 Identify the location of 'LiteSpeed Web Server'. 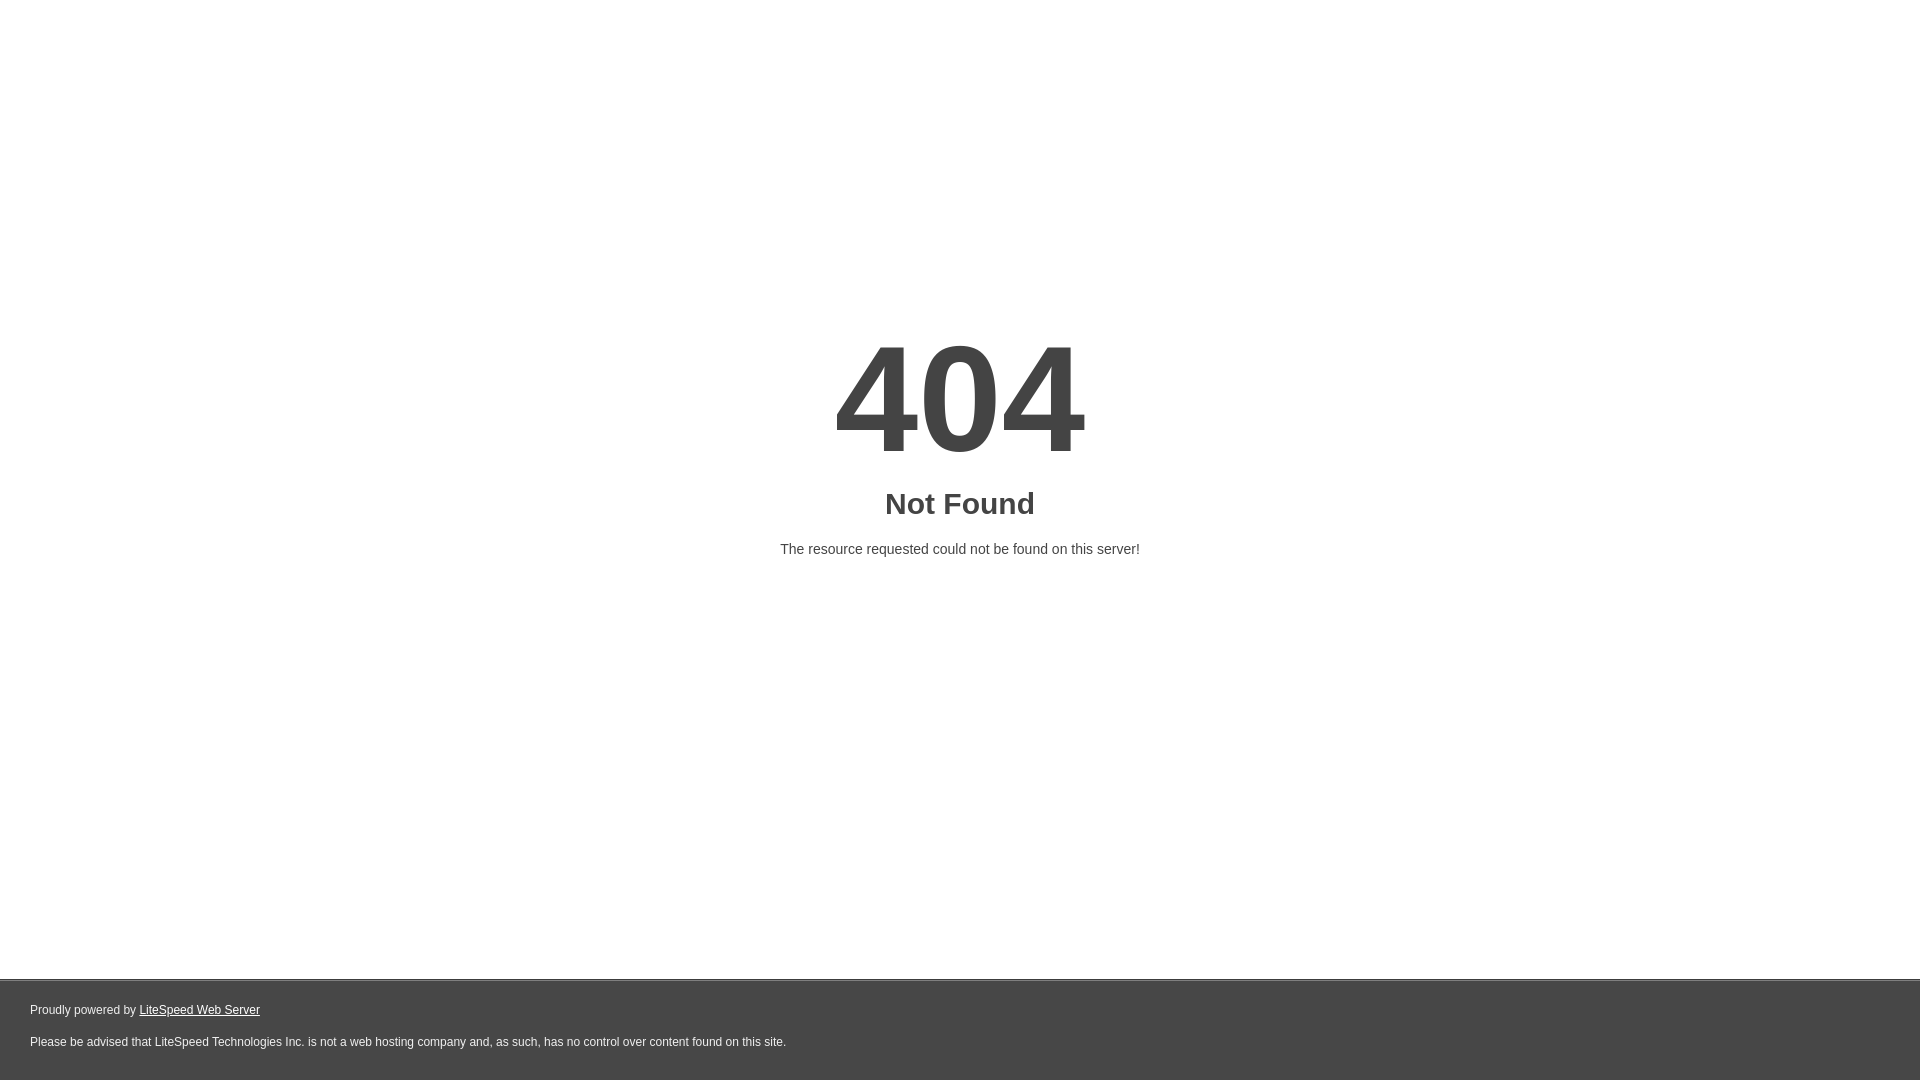
(199, 1010).